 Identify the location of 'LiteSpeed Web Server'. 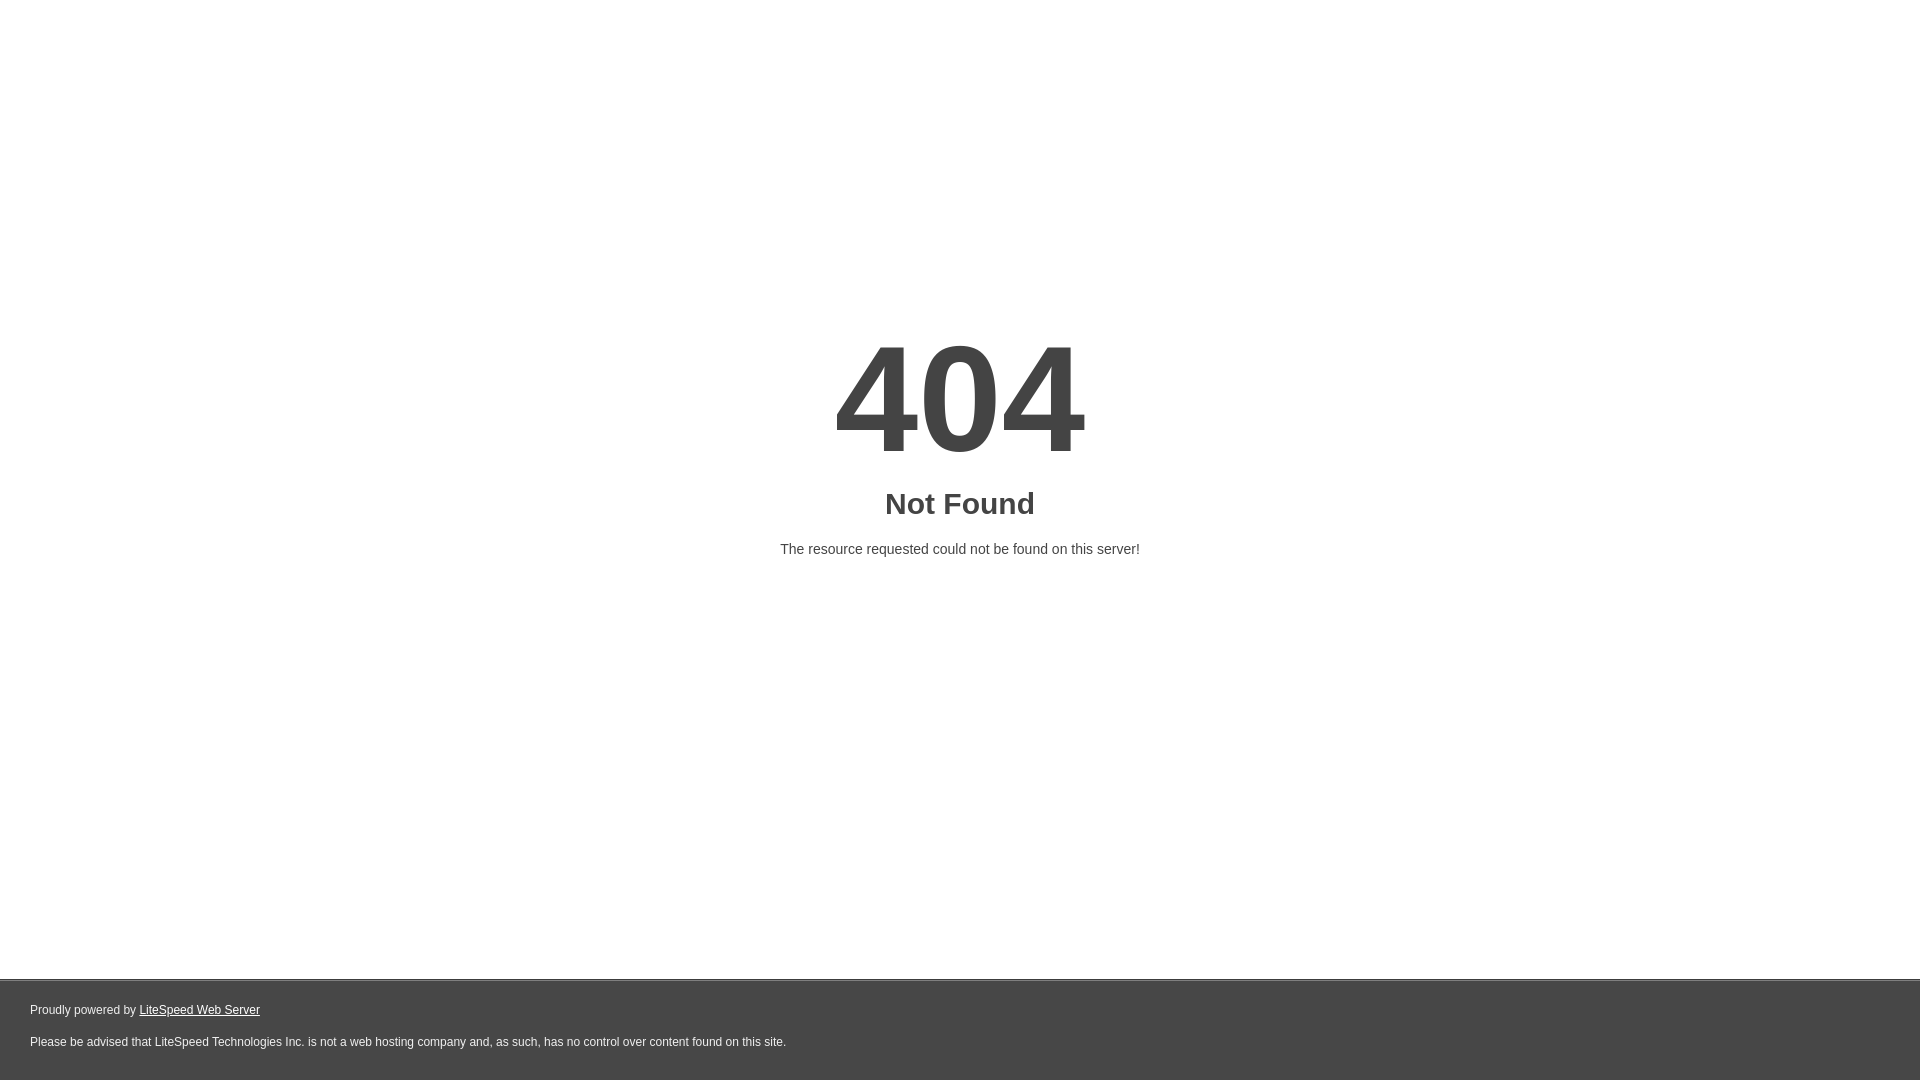
(199, 1010).